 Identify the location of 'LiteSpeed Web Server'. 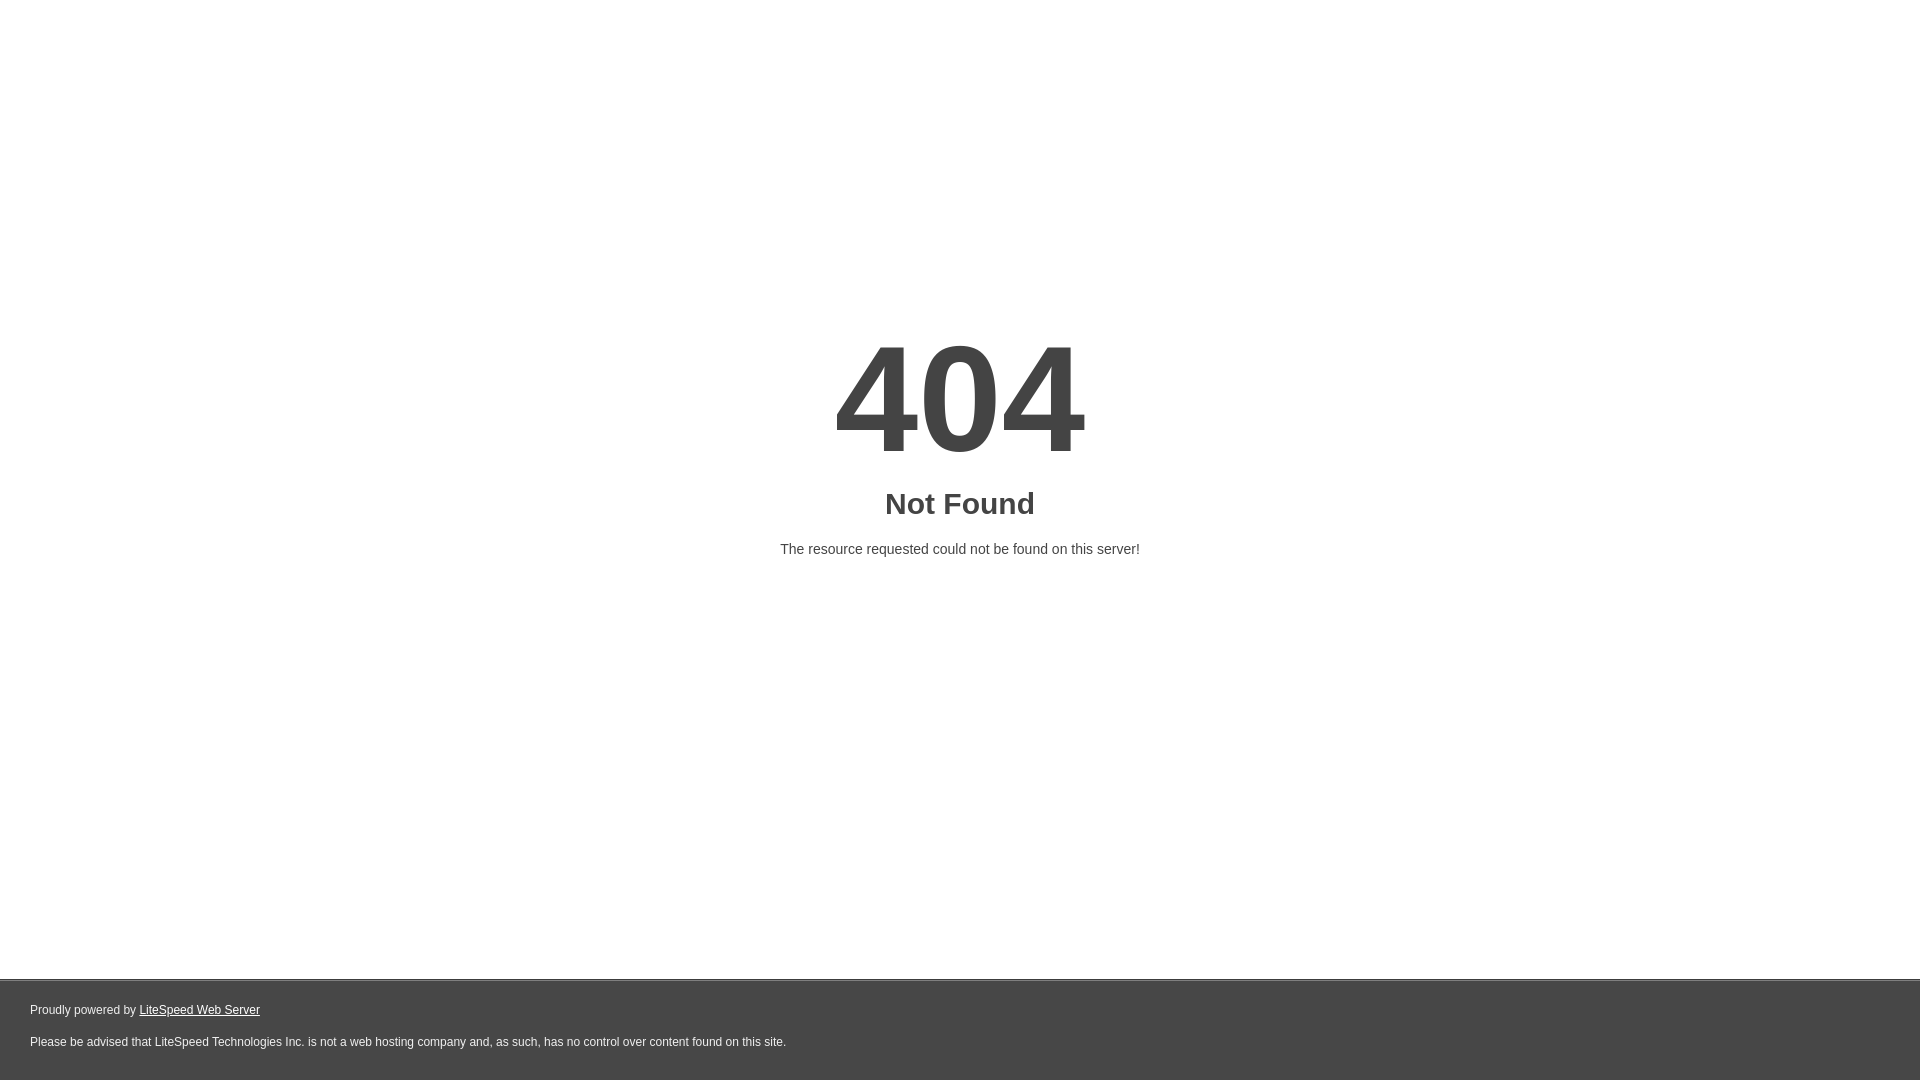
(199, 1010).